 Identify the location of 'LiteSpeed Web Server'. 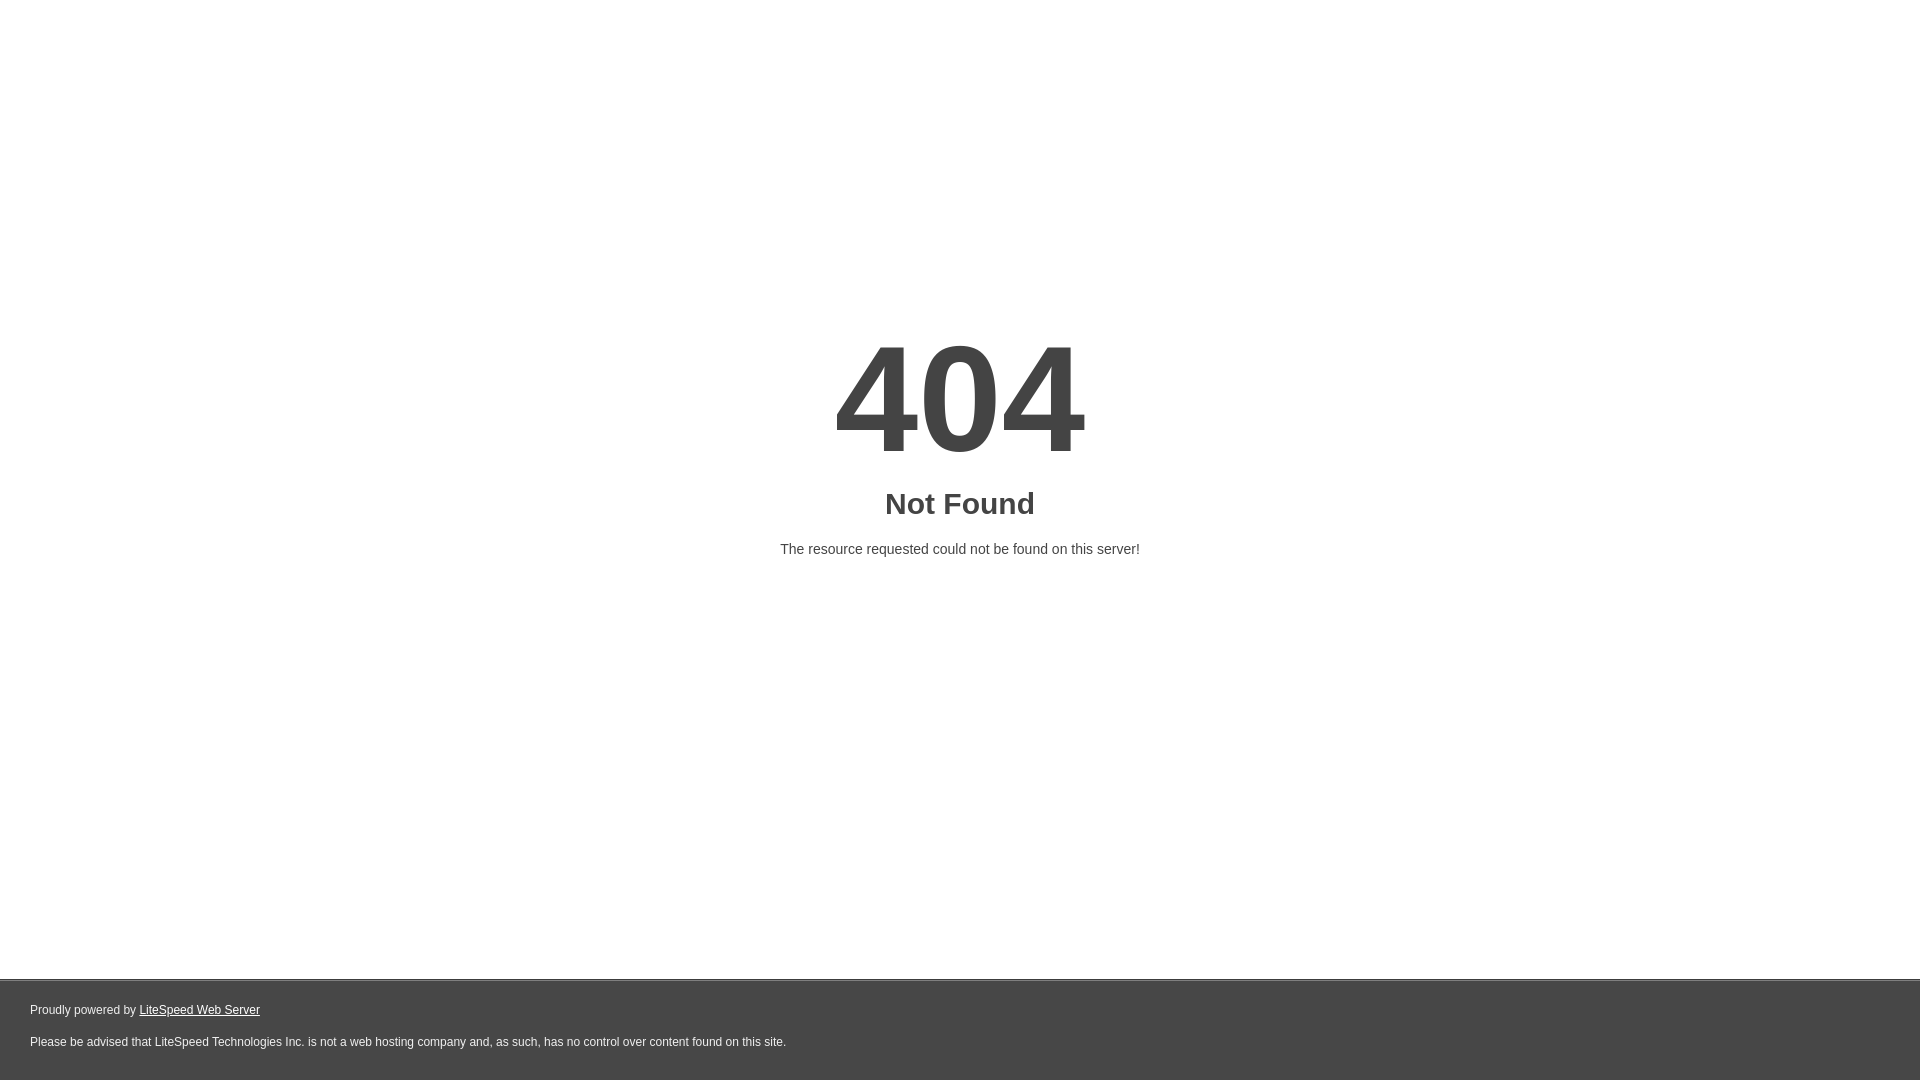
(199, 1010).